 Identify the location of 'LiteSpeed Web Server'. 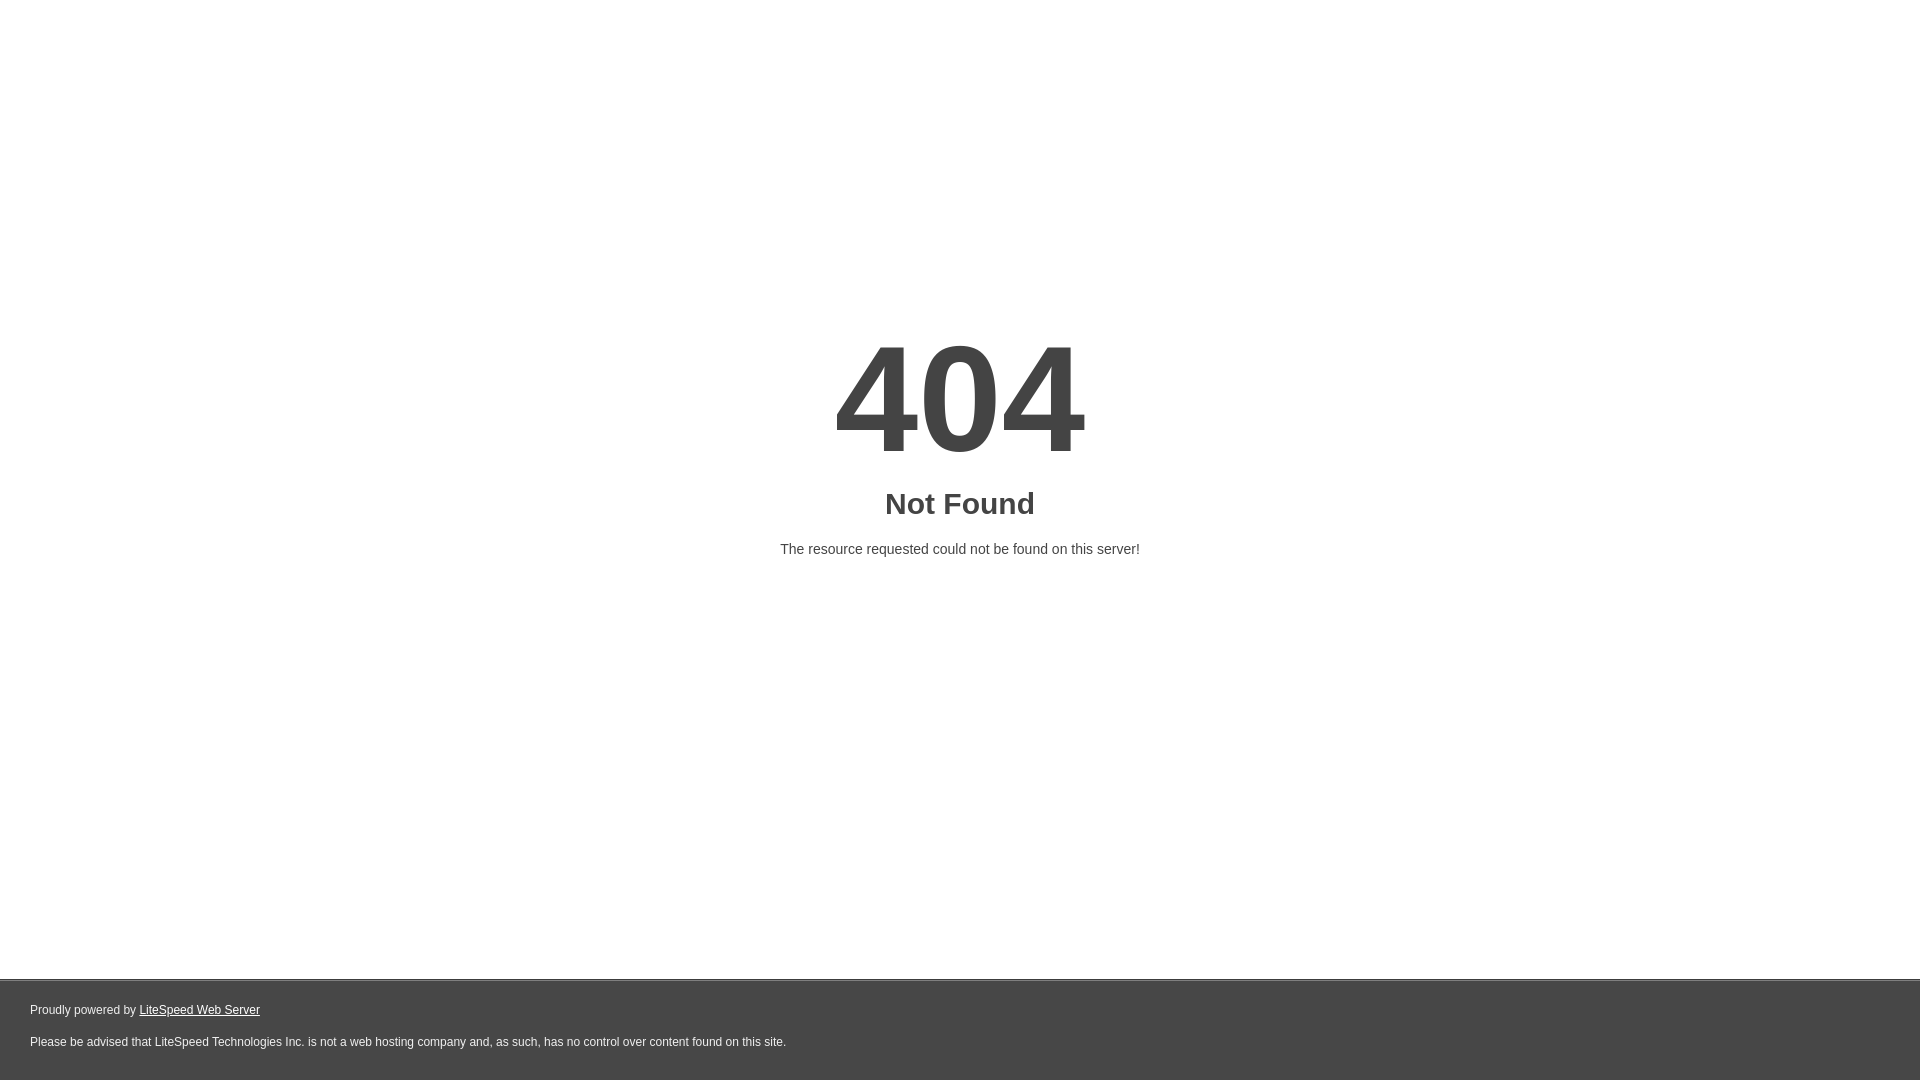
(199, 1010).